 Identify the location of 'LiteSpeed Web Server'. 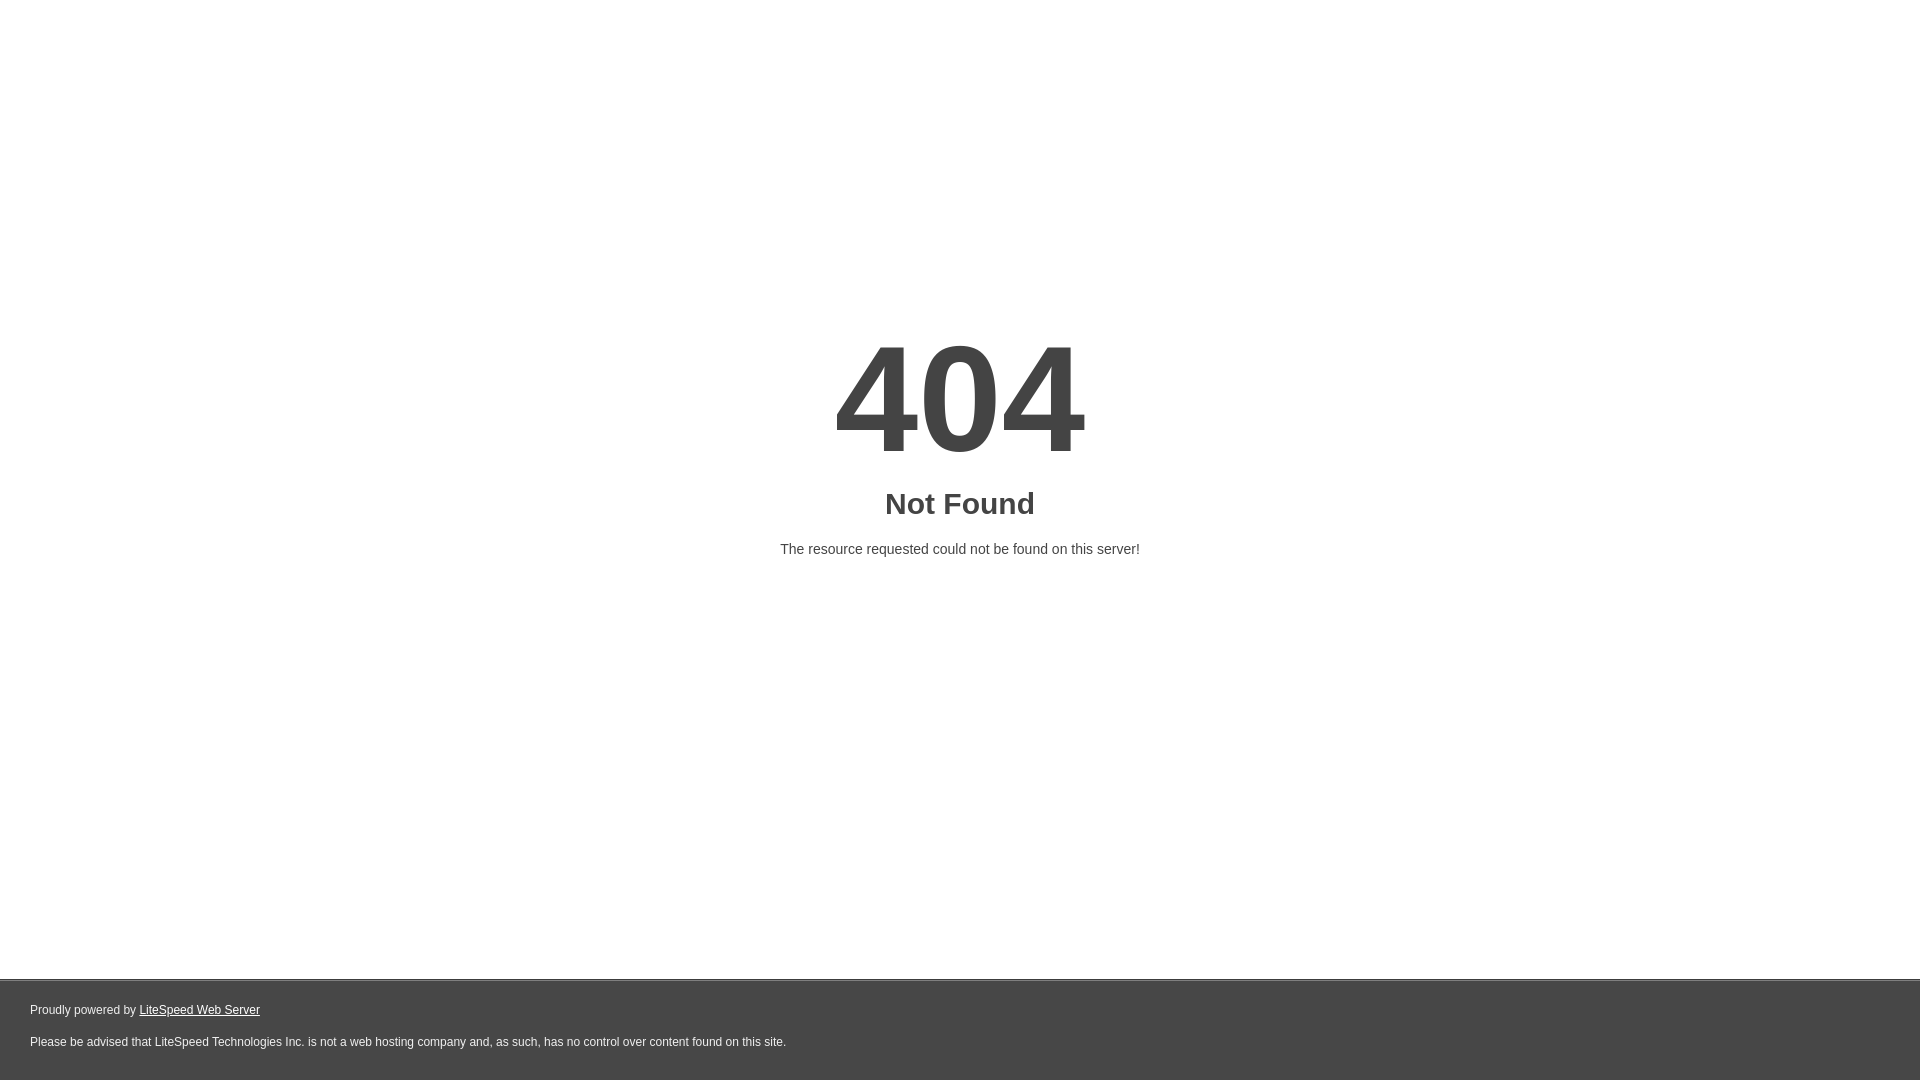
(199, 1010).